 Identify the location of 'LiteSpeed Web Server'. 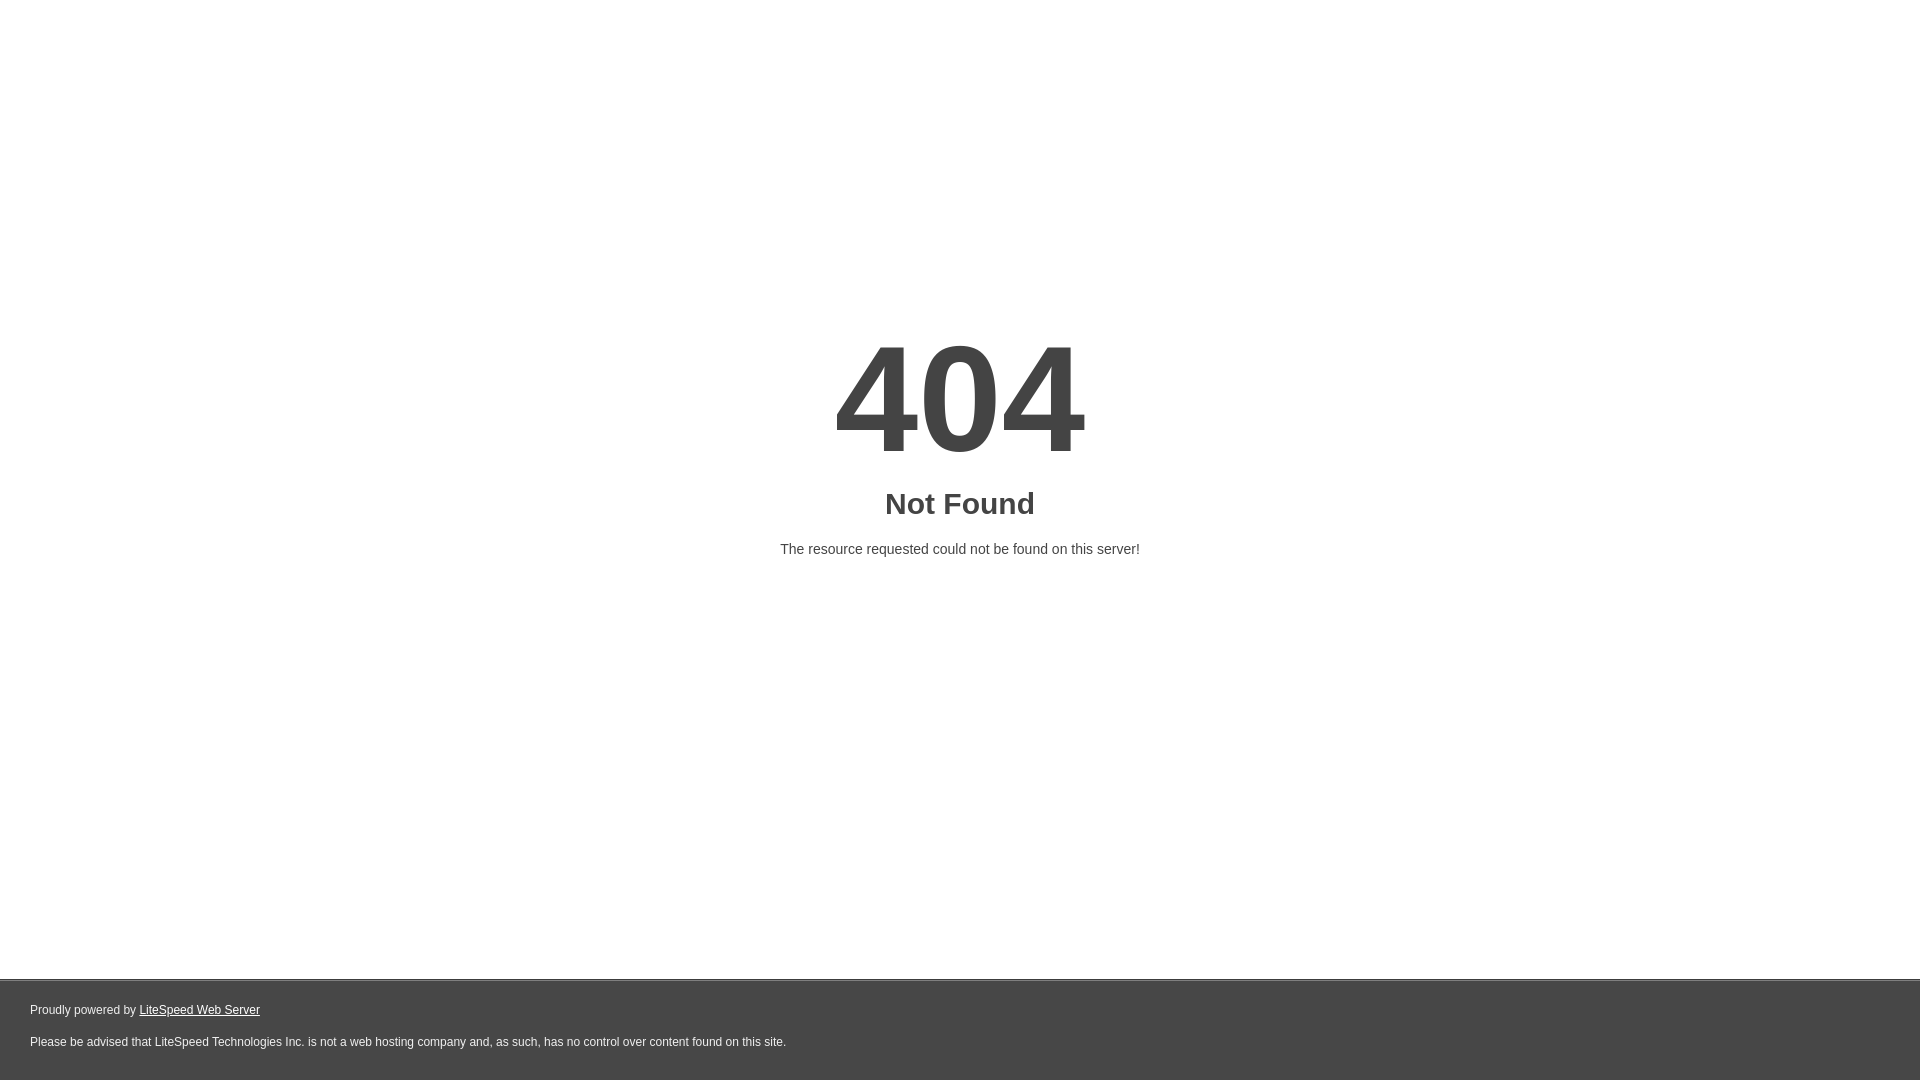
(199, 1010).